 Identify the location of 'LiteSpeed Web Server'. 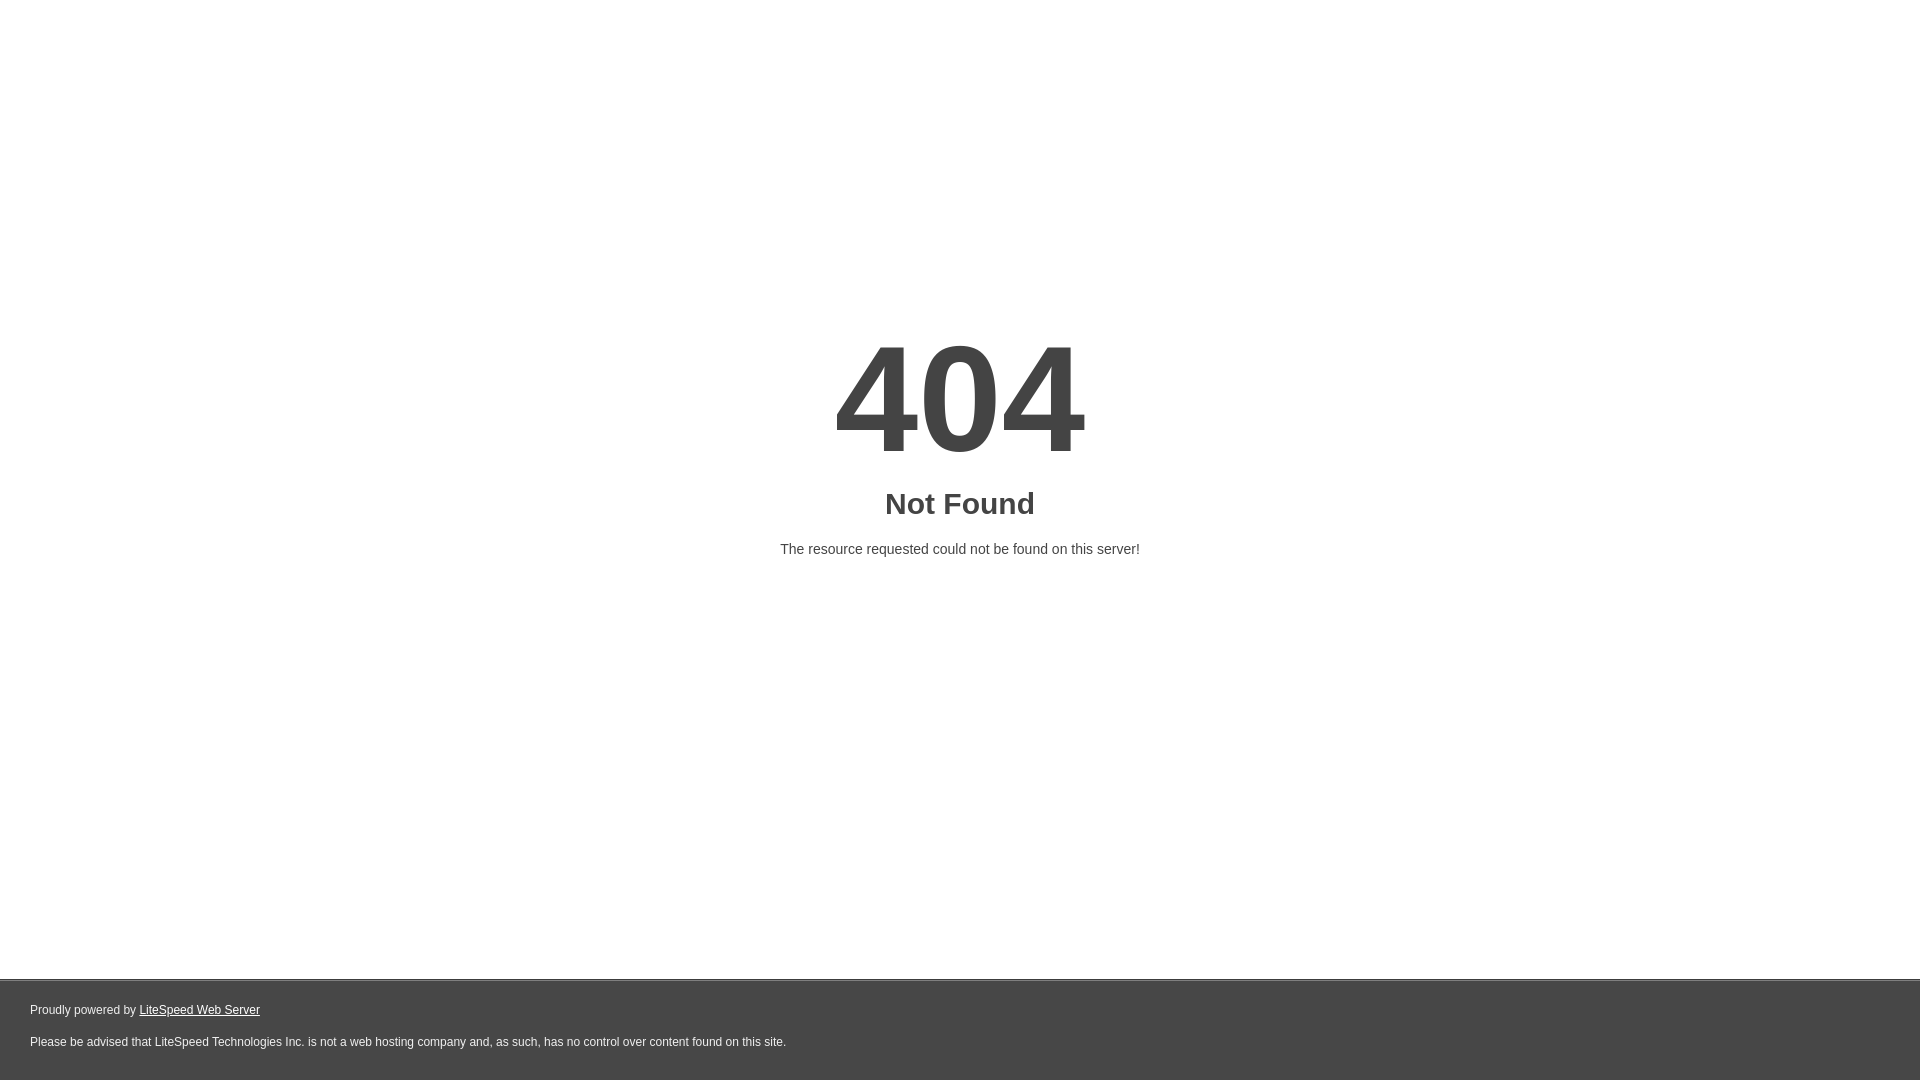
(199, 1010).